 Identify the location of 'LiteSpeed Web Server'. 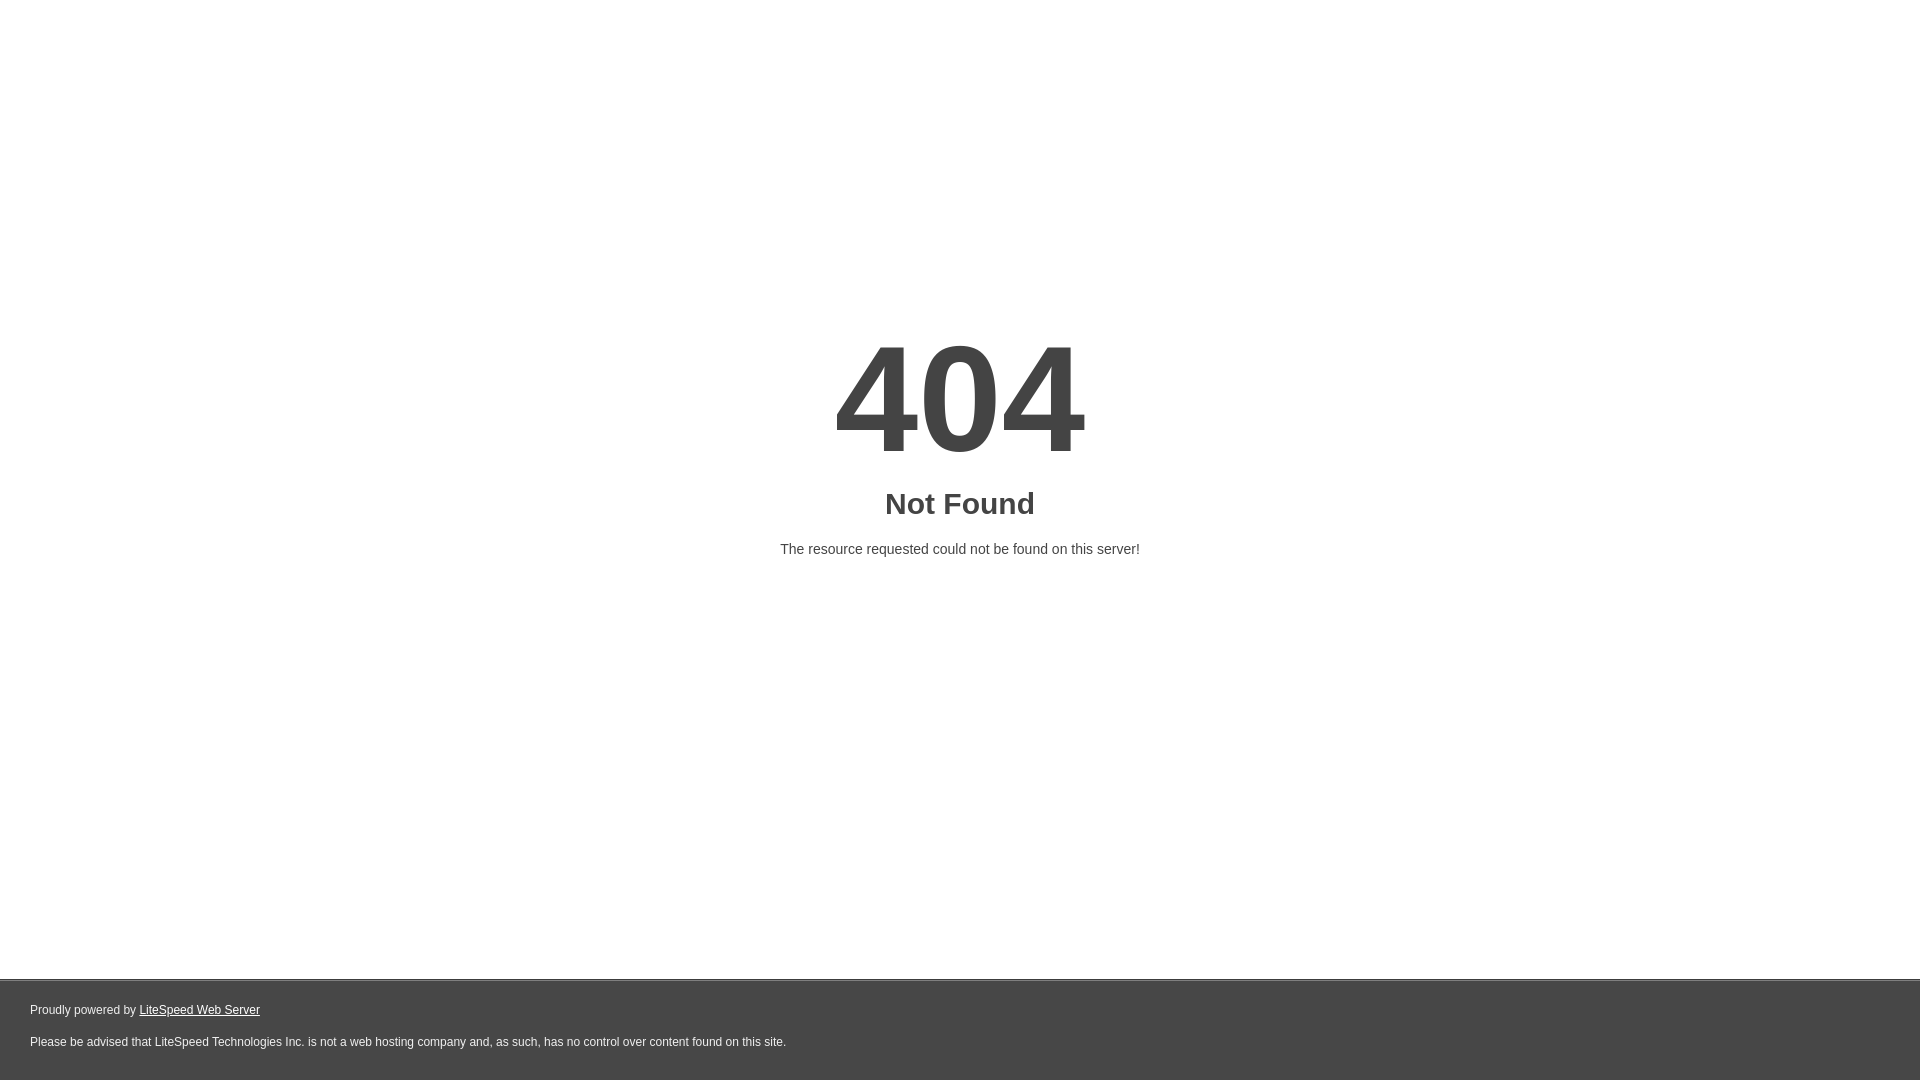
(199, 1010).